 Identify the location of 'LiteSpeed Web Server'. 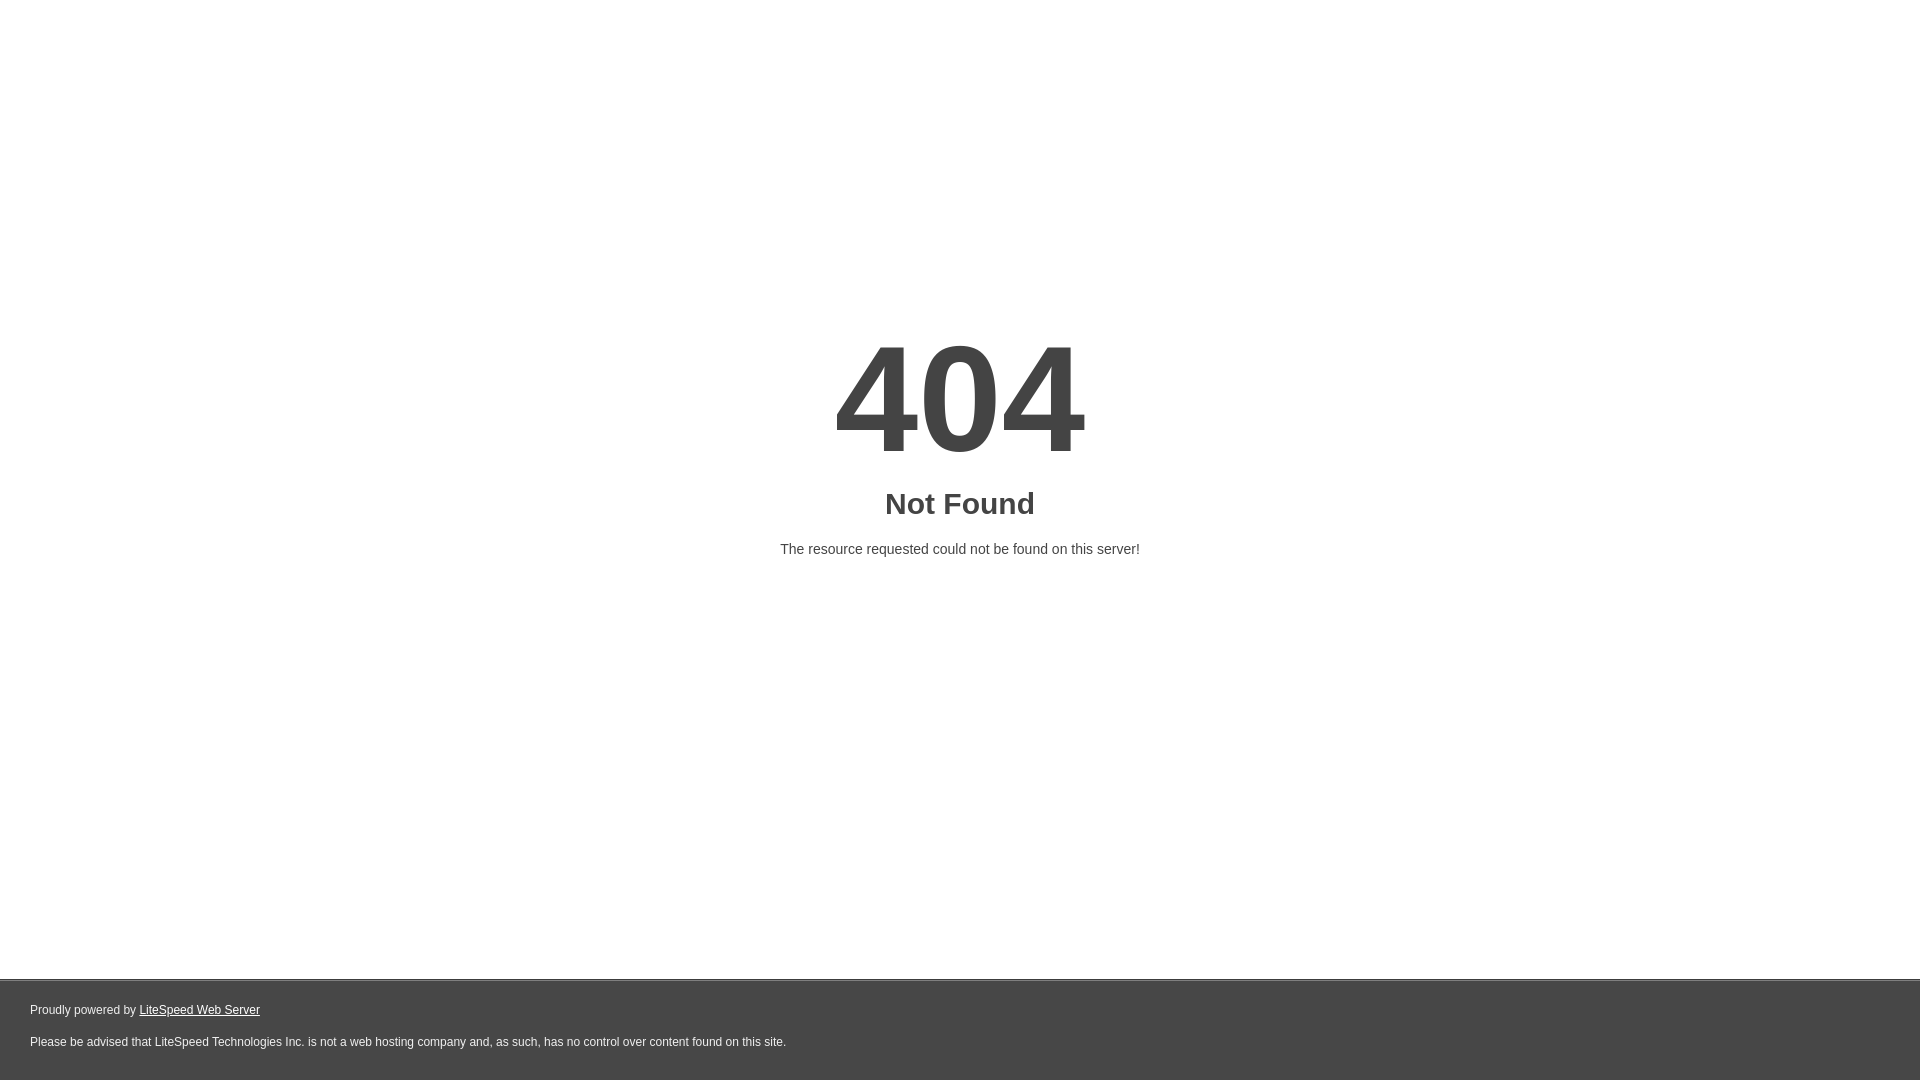
(199, 1010).